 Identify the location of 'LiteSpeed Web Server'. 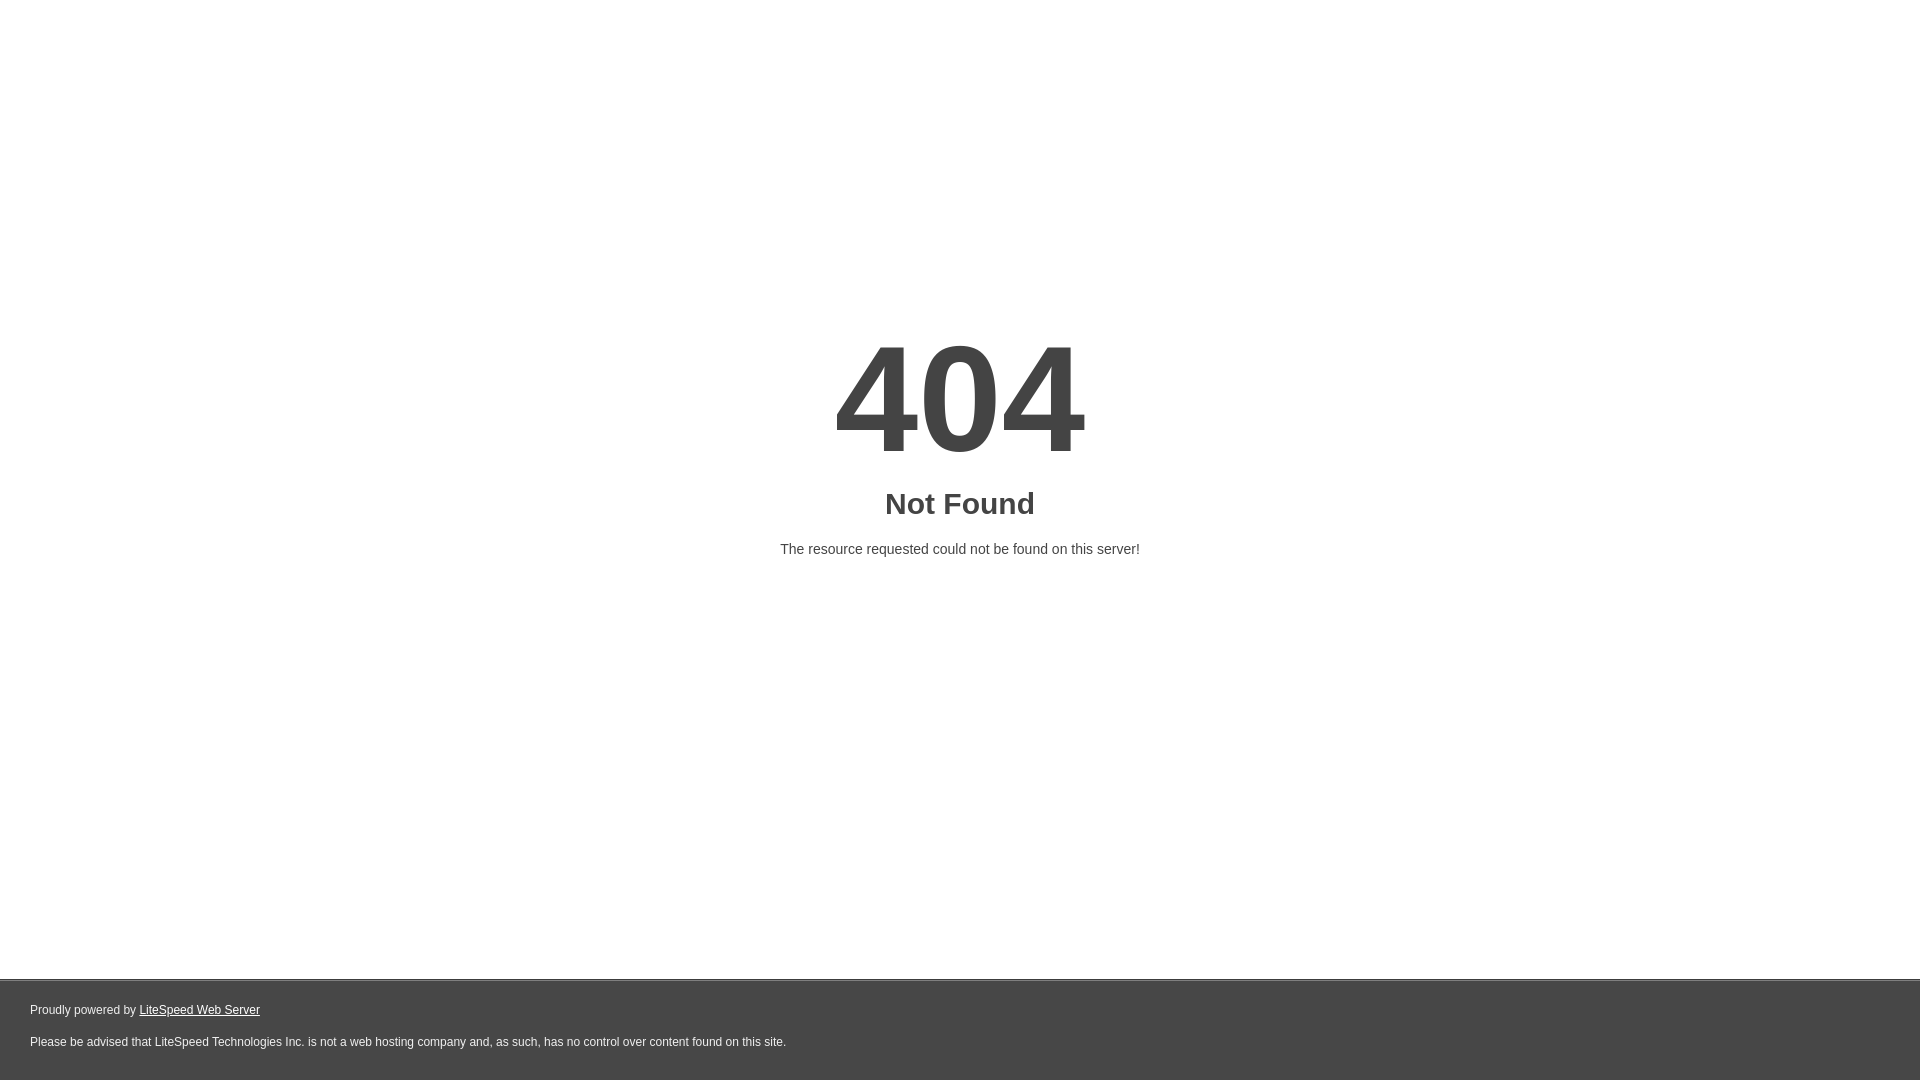
(199, 1010).